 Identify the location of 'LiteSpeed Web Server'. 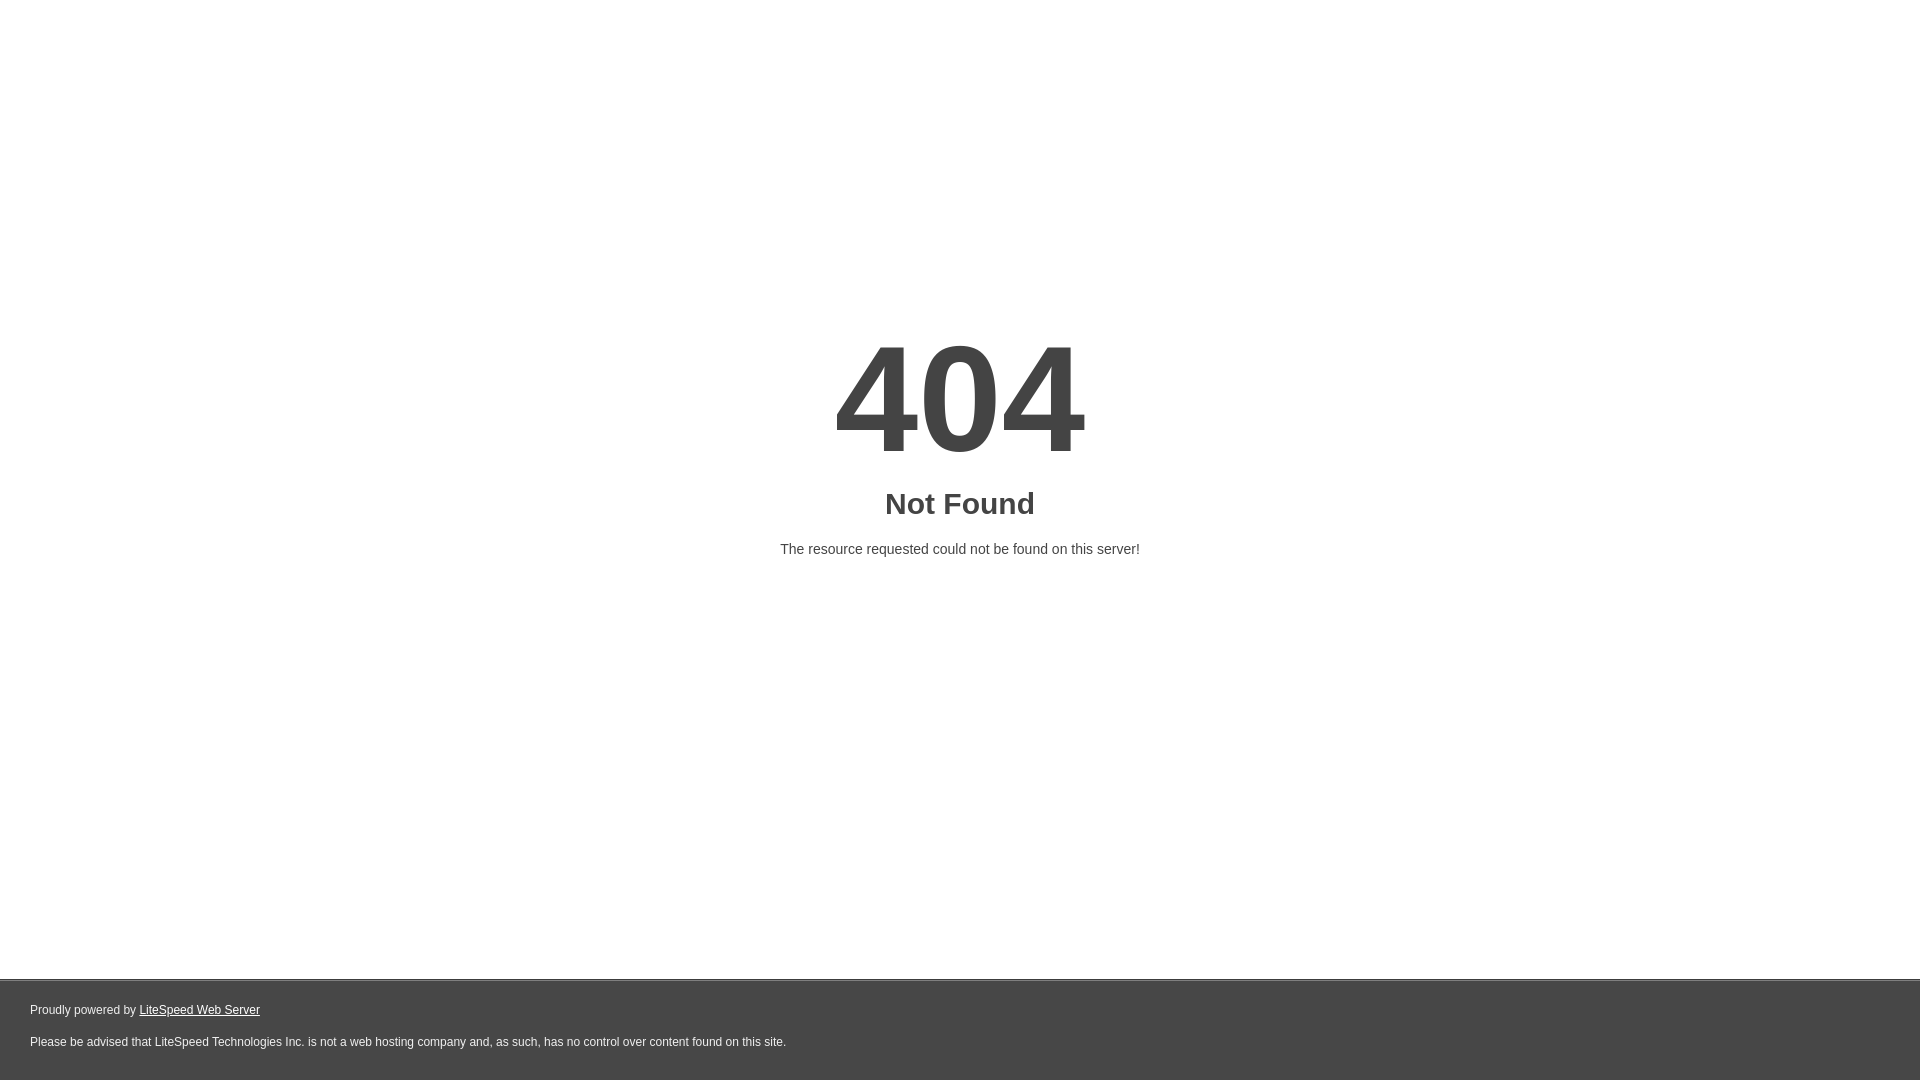
(199, 1010).